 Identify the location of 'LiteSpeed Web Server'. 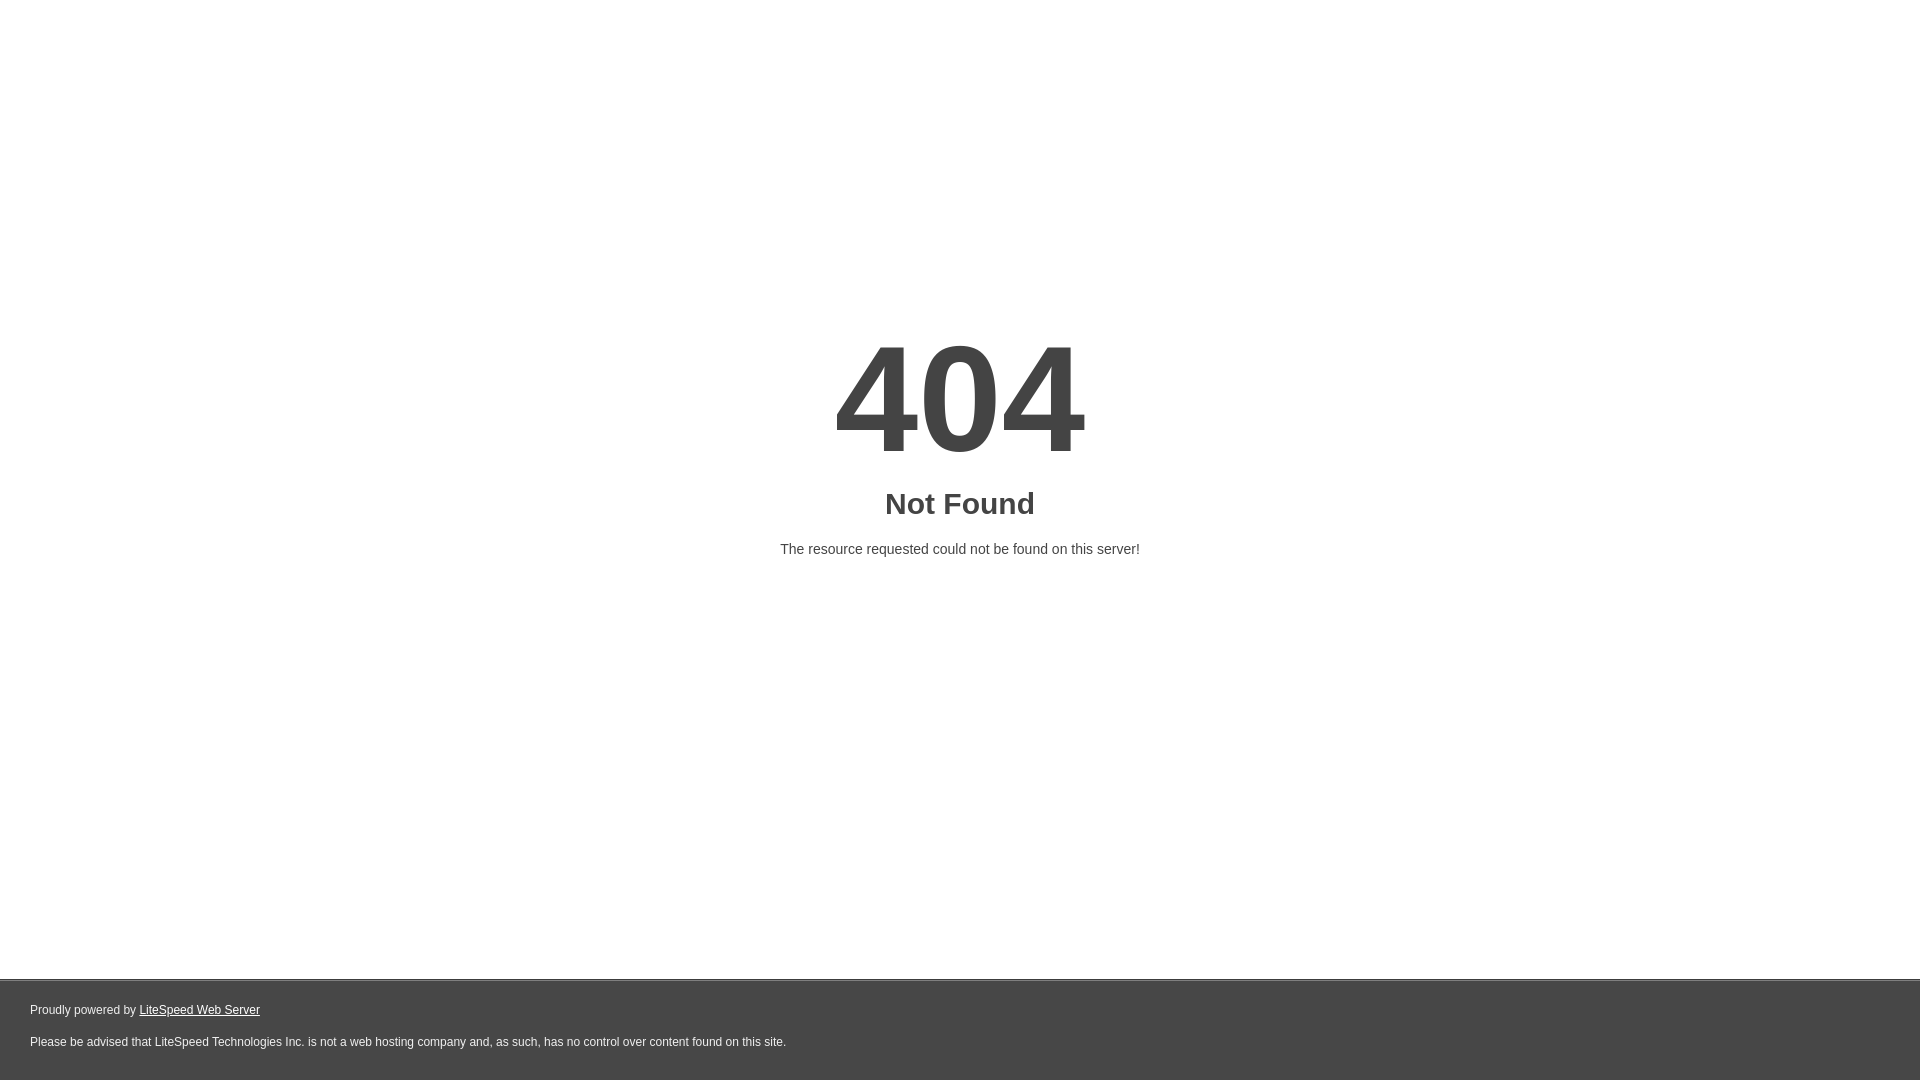
(199, 1010).